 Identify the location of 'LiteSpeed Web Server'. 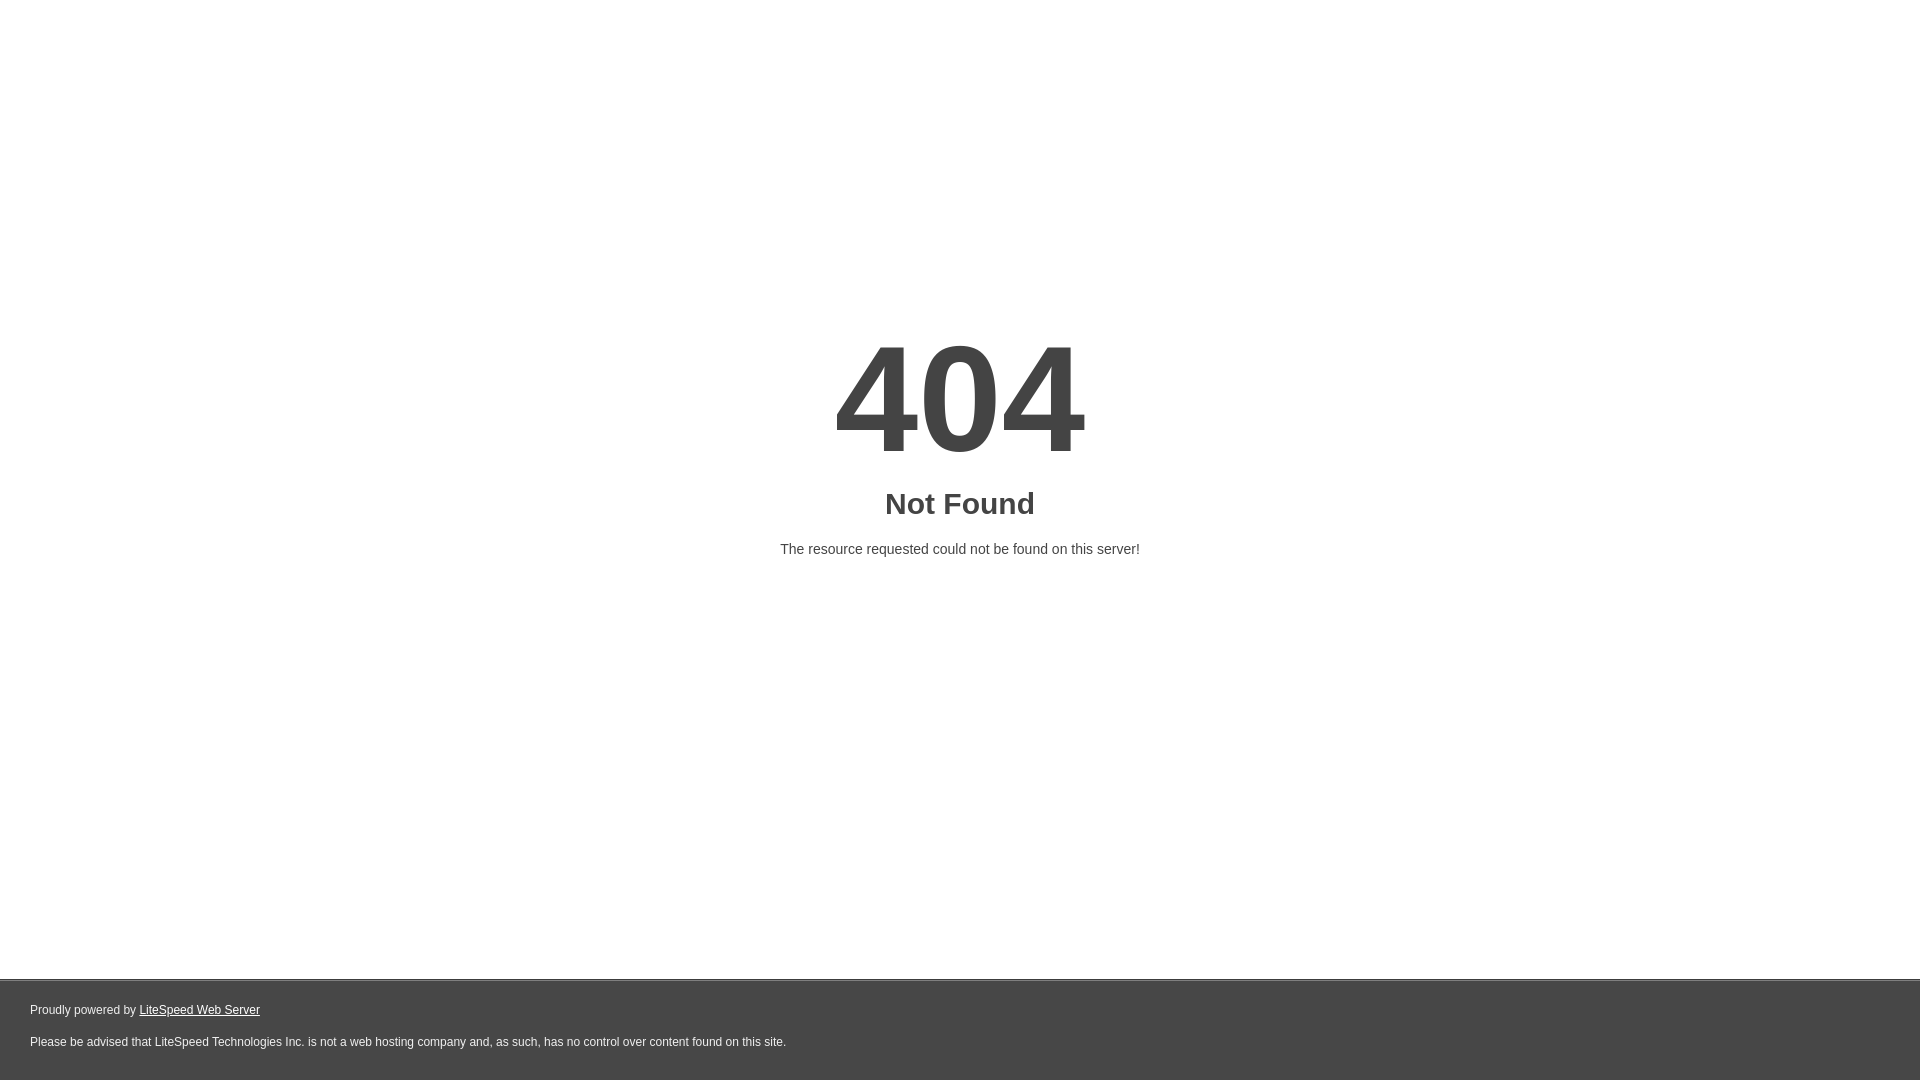
(199, 1010).